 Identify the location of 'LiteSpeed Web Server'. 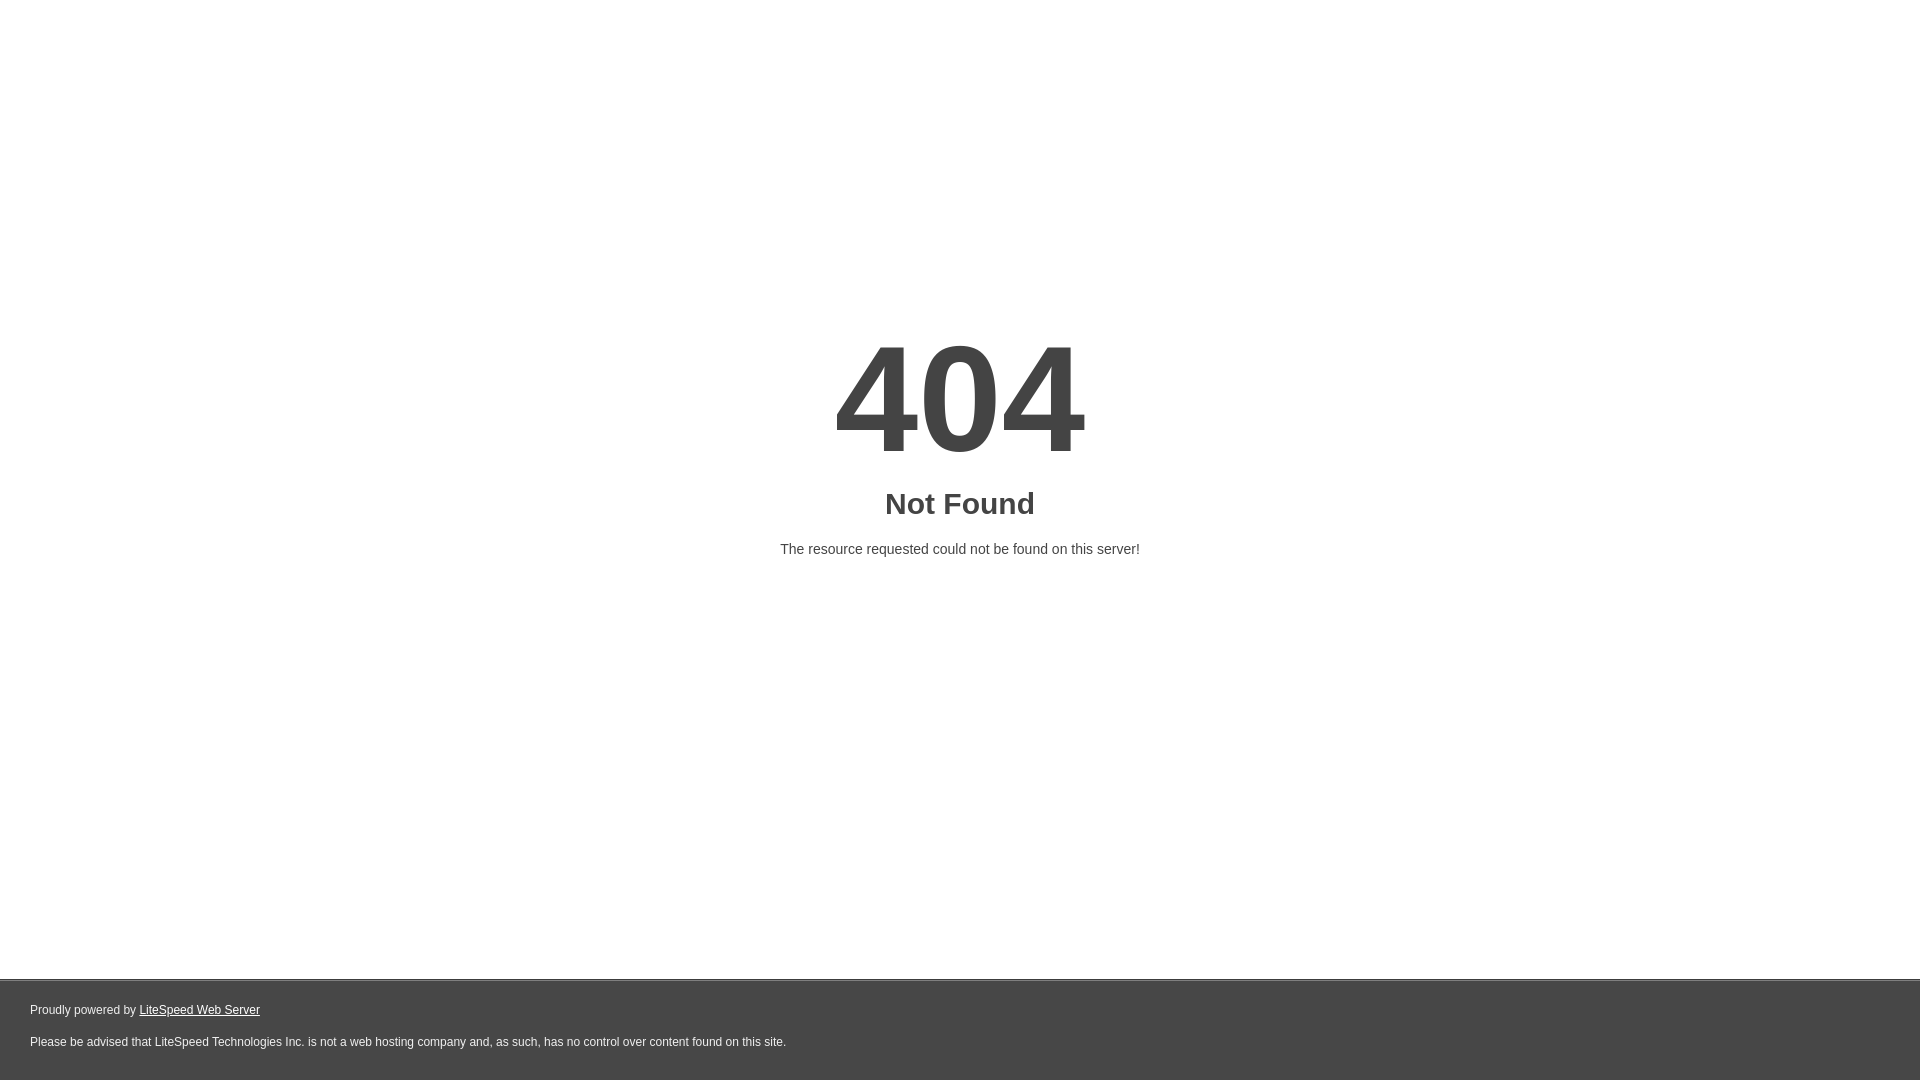
(199, 1010).